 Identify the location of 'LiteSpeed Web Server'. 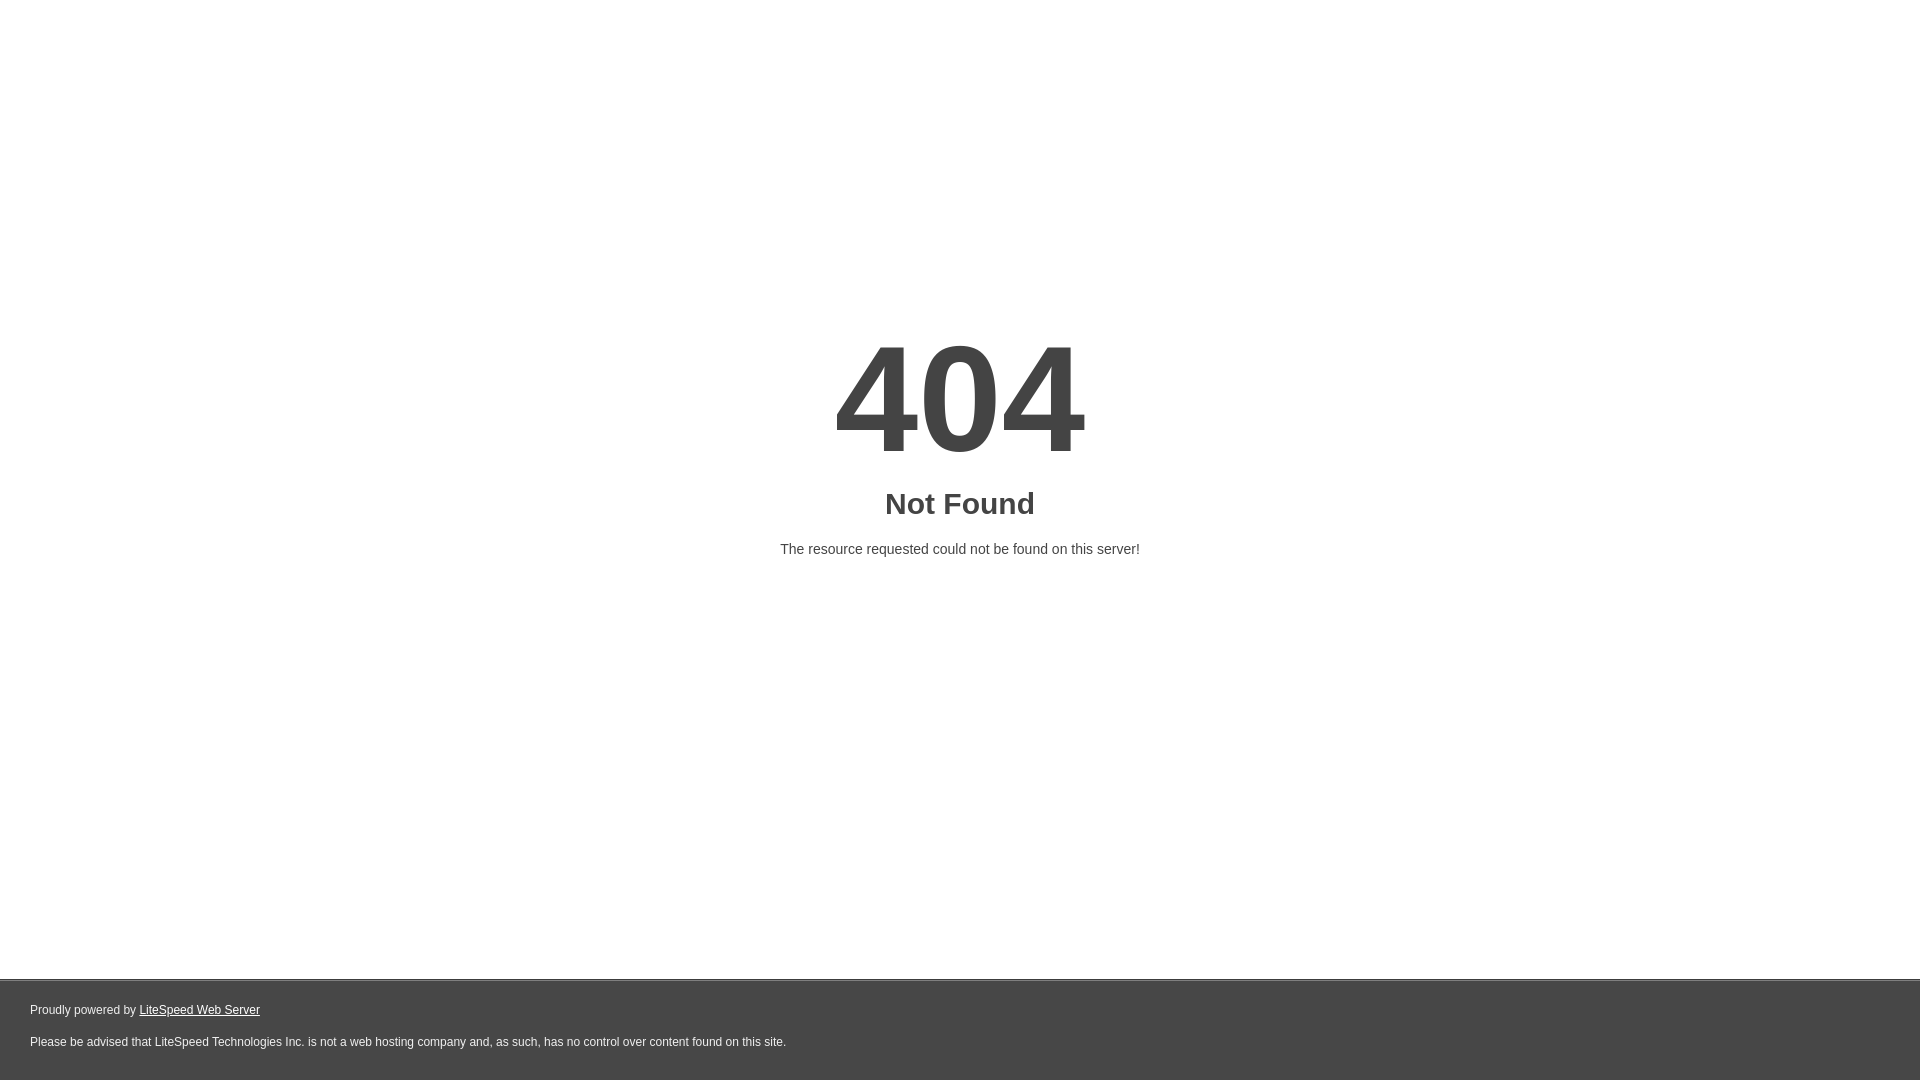
(199, 1010).